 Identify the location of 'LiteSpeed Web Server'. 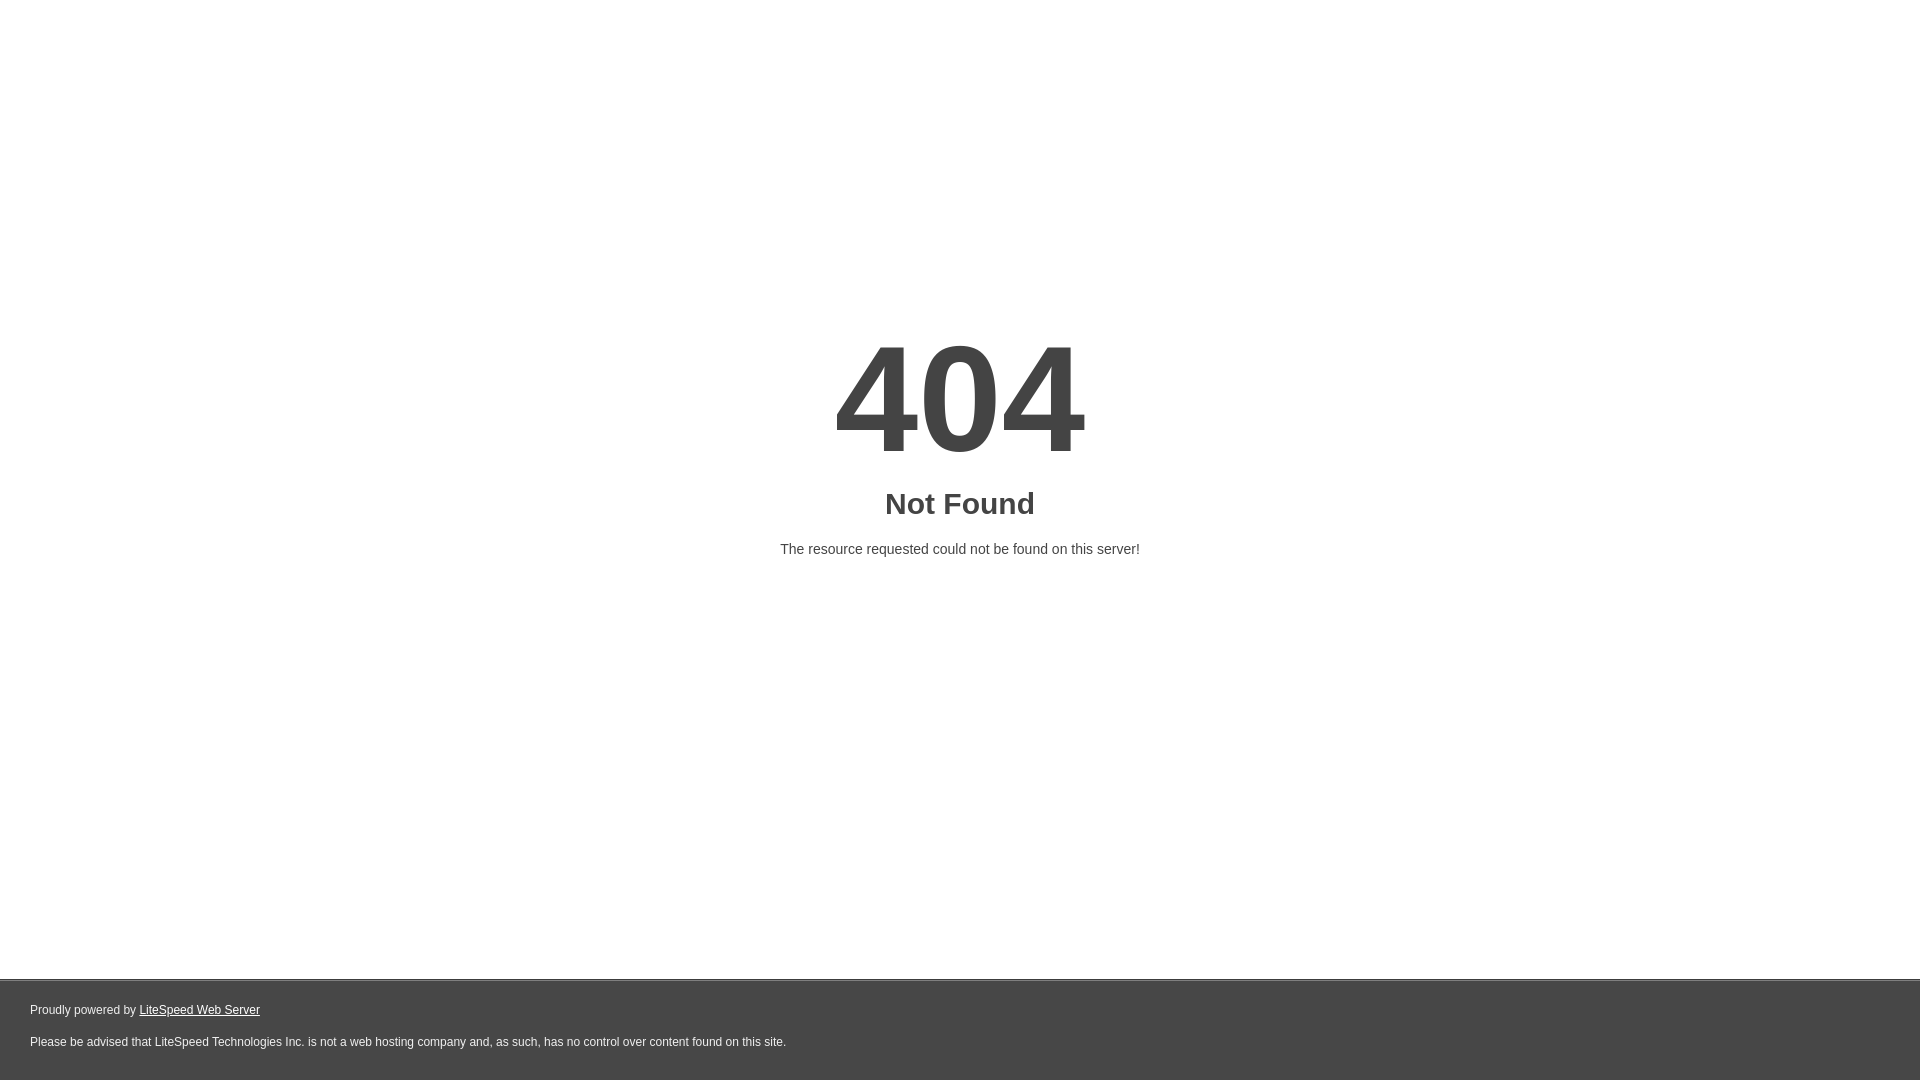
(199, 1010).